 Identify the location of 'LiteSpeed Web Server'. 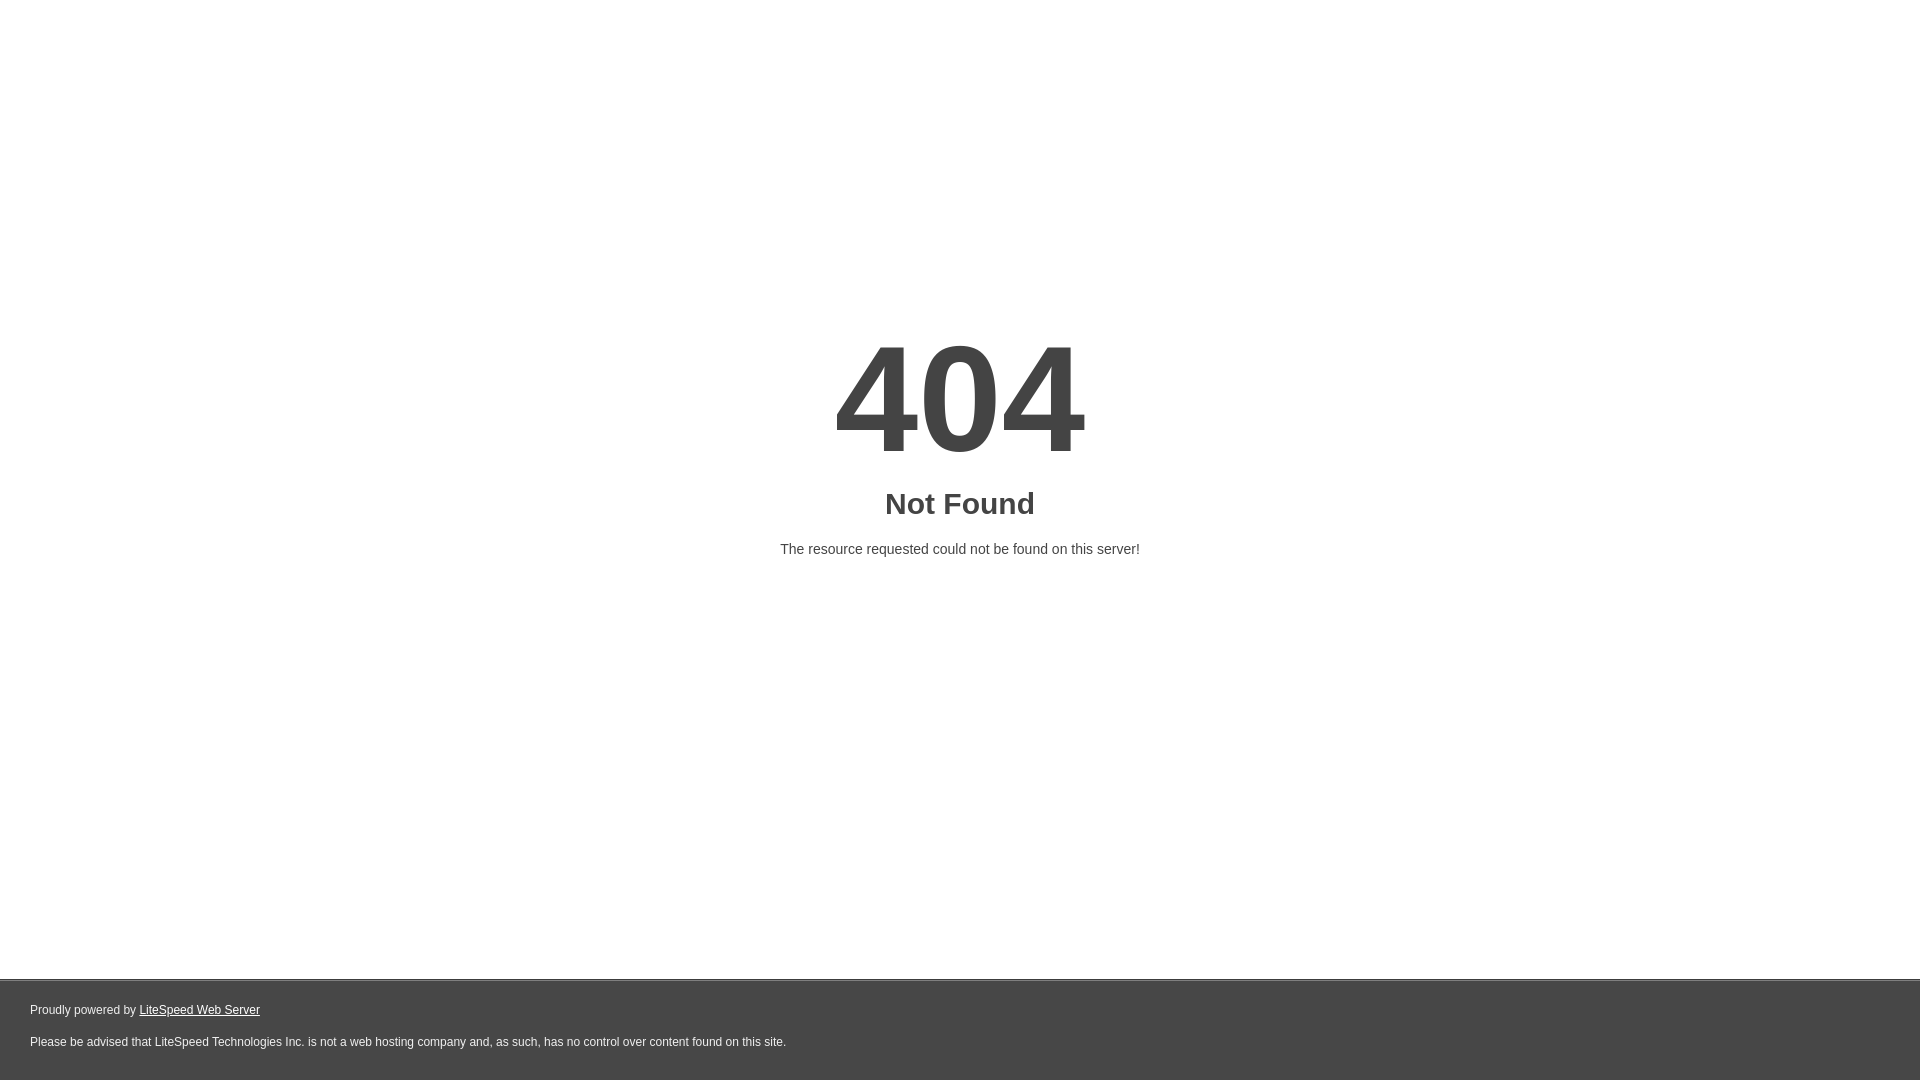
(199, 1010).